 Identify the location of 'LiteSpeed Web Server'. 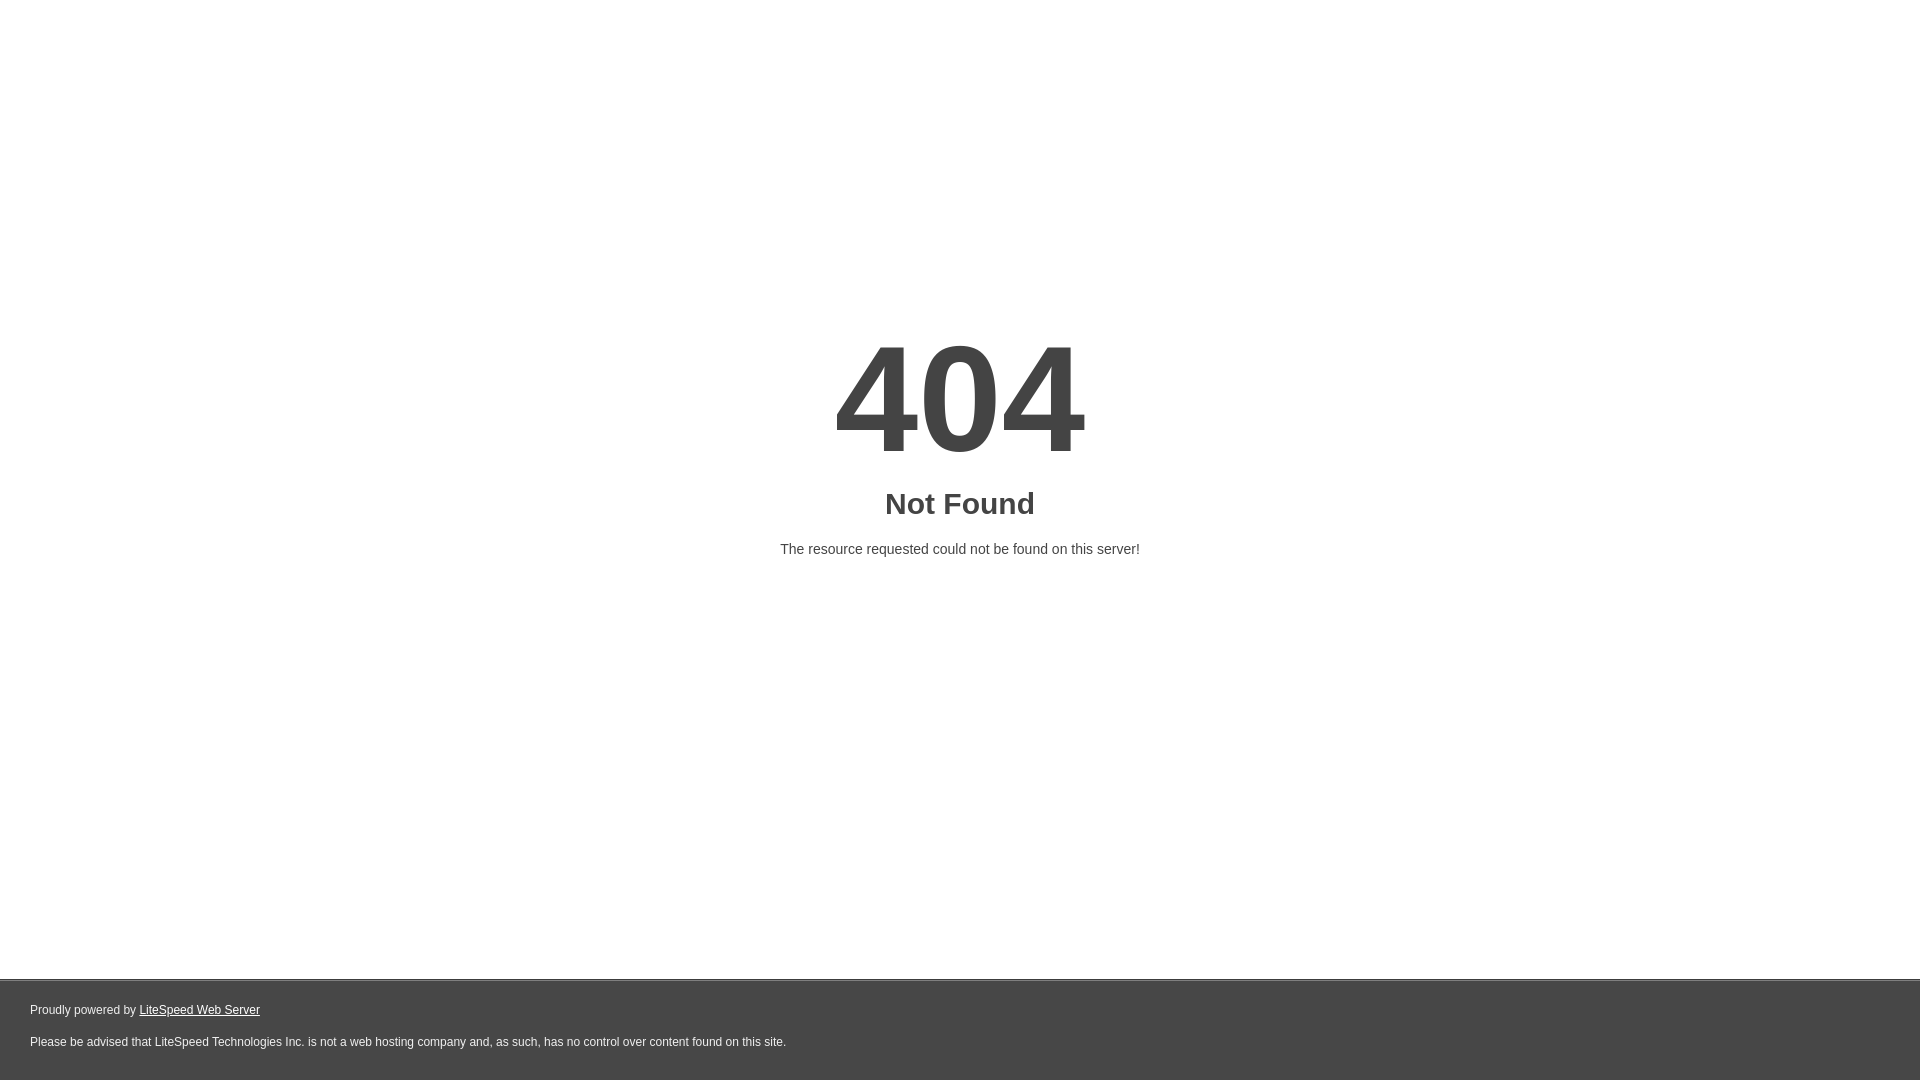
(199, 1010).